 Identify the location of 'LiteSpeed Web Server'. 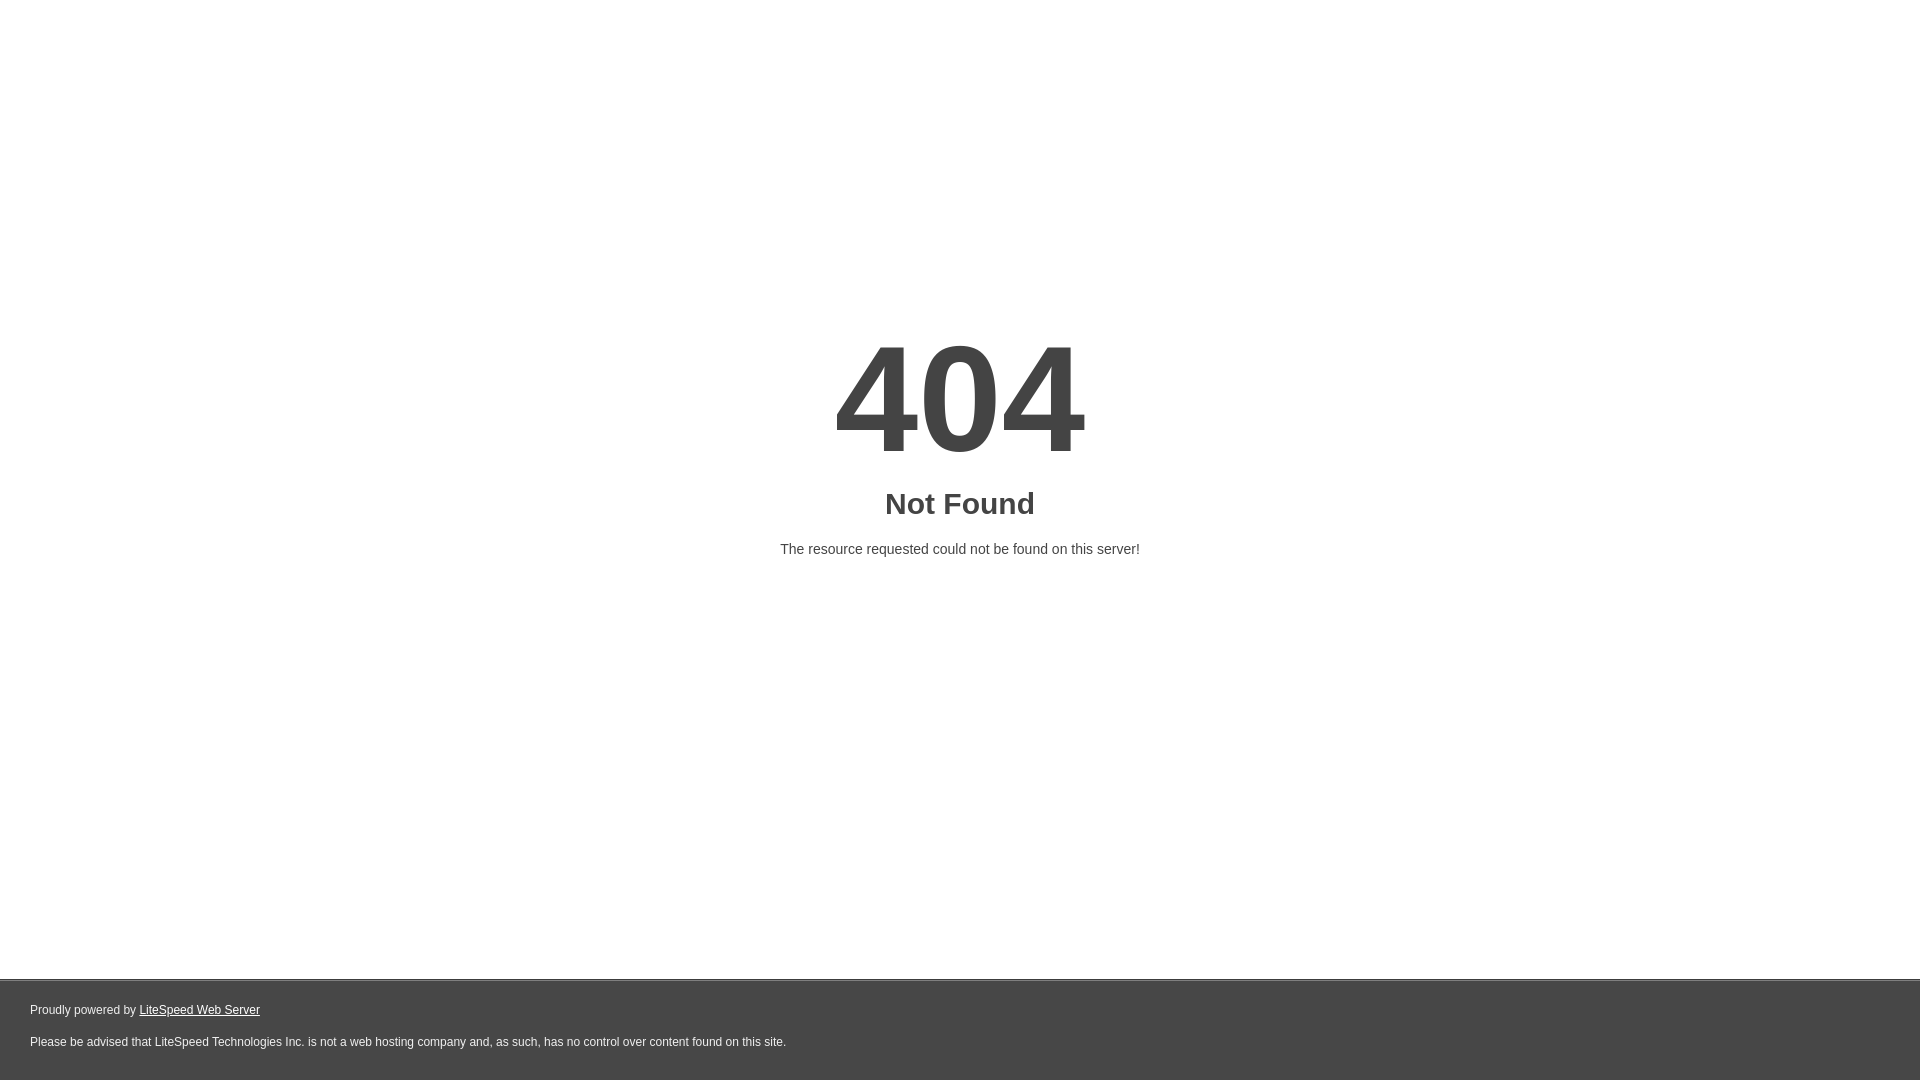
(199, 1010).